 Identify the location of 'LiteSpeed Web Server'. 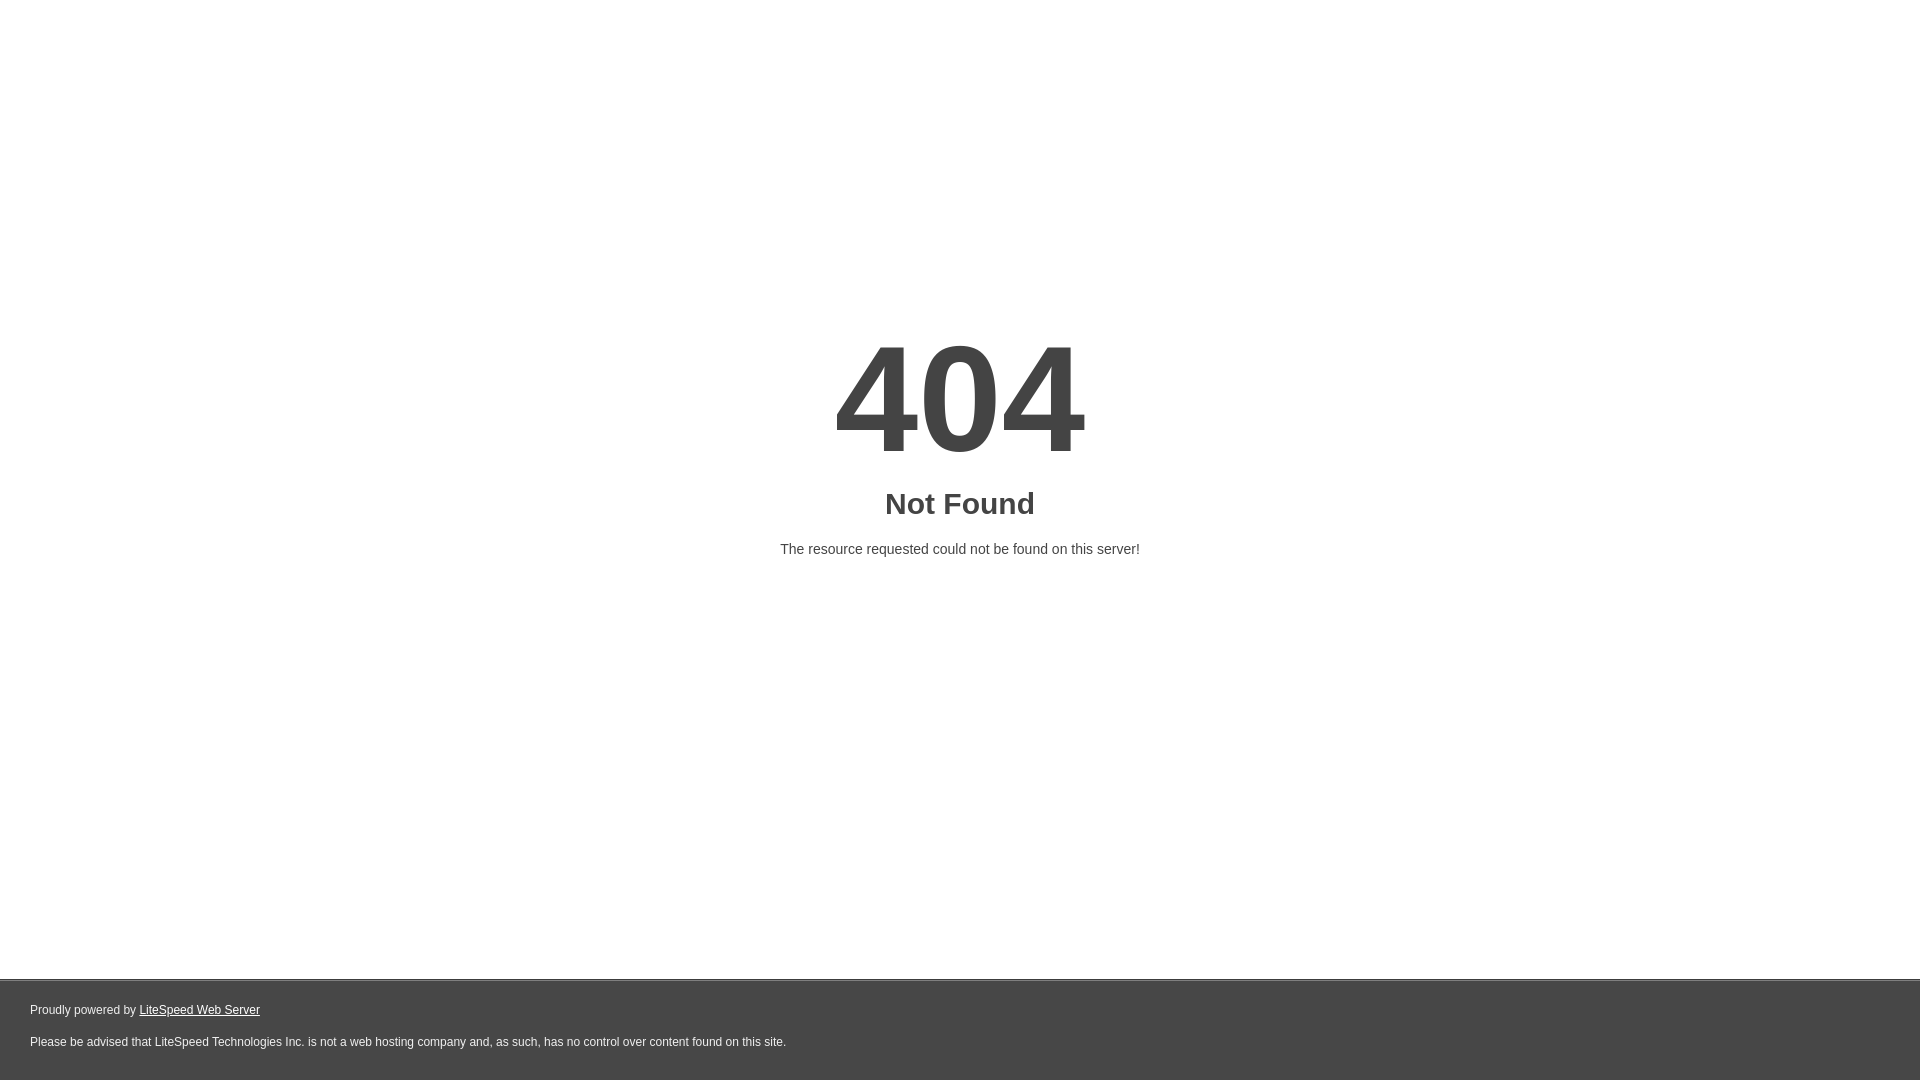
(199, 1010).